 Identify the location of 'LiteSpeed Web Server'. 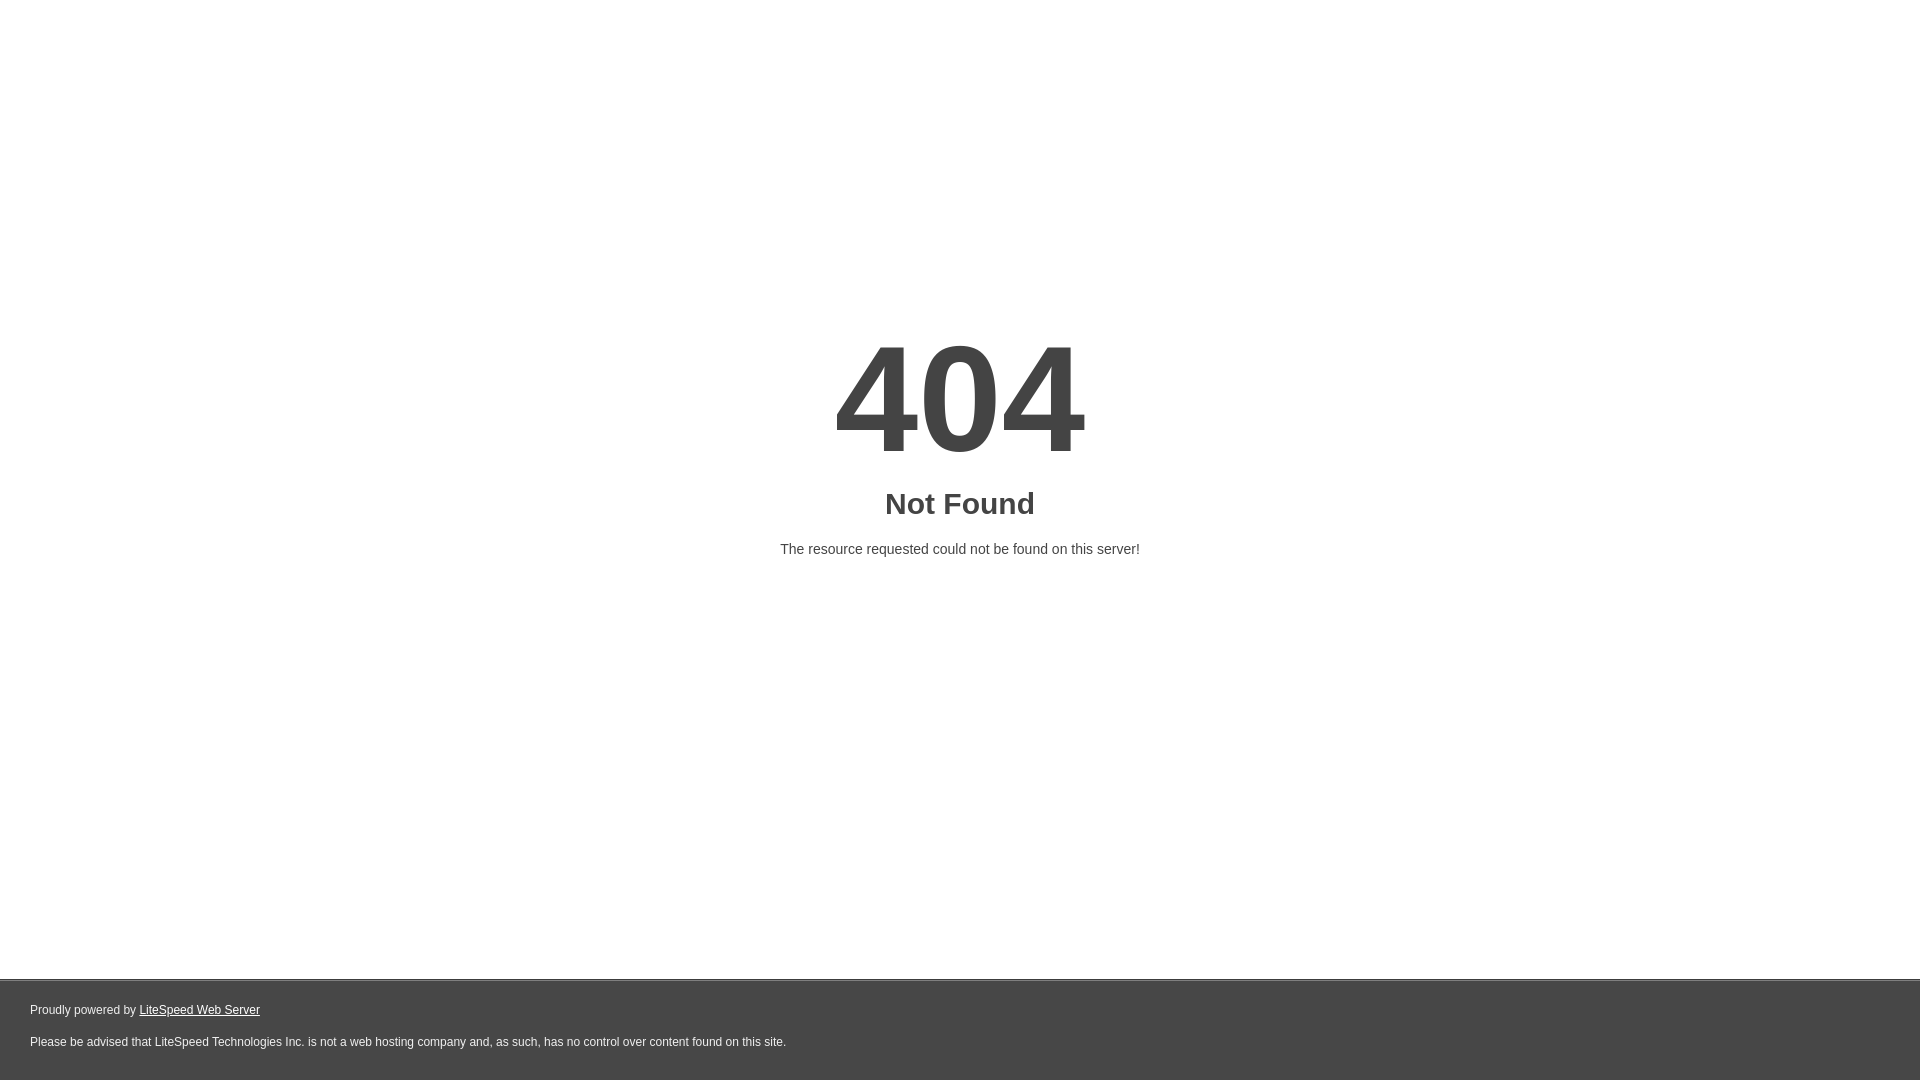
(199, 1010).